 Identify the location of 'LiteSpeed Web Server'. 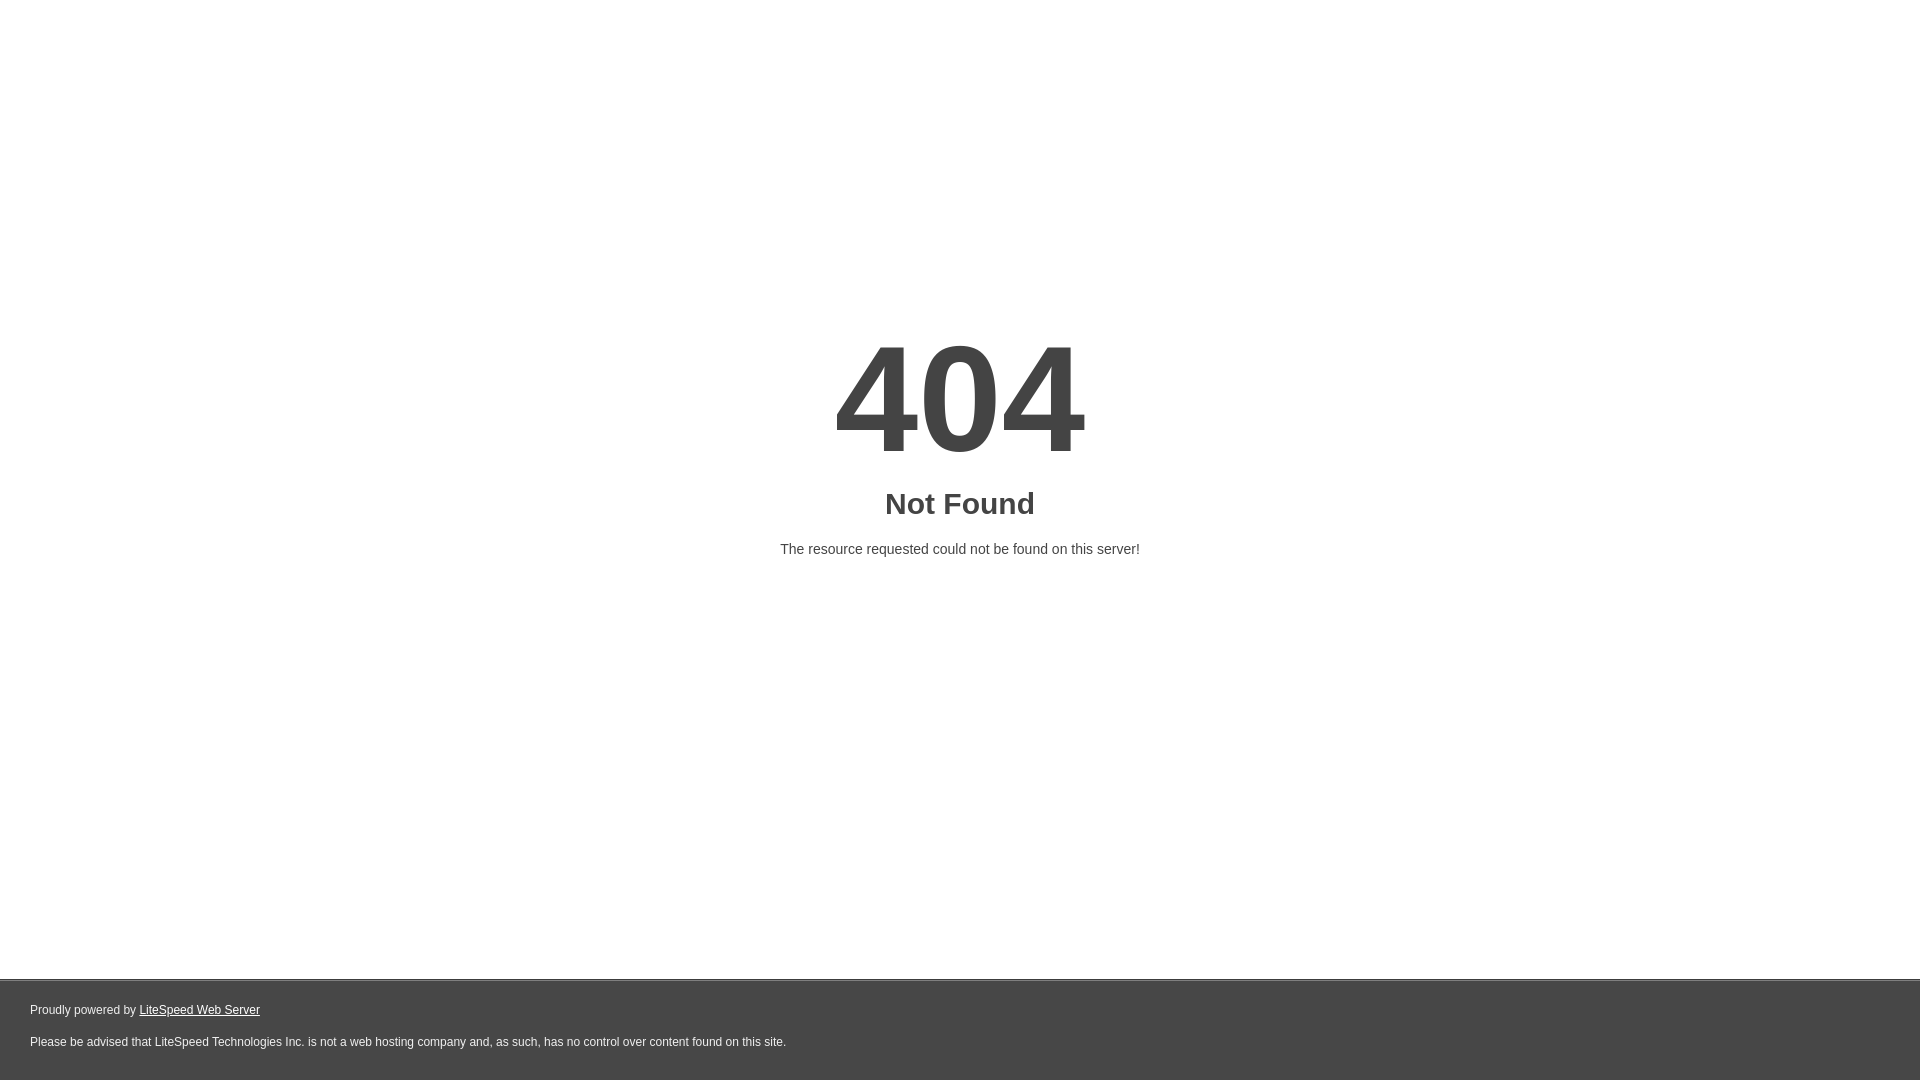
(199, 1010).